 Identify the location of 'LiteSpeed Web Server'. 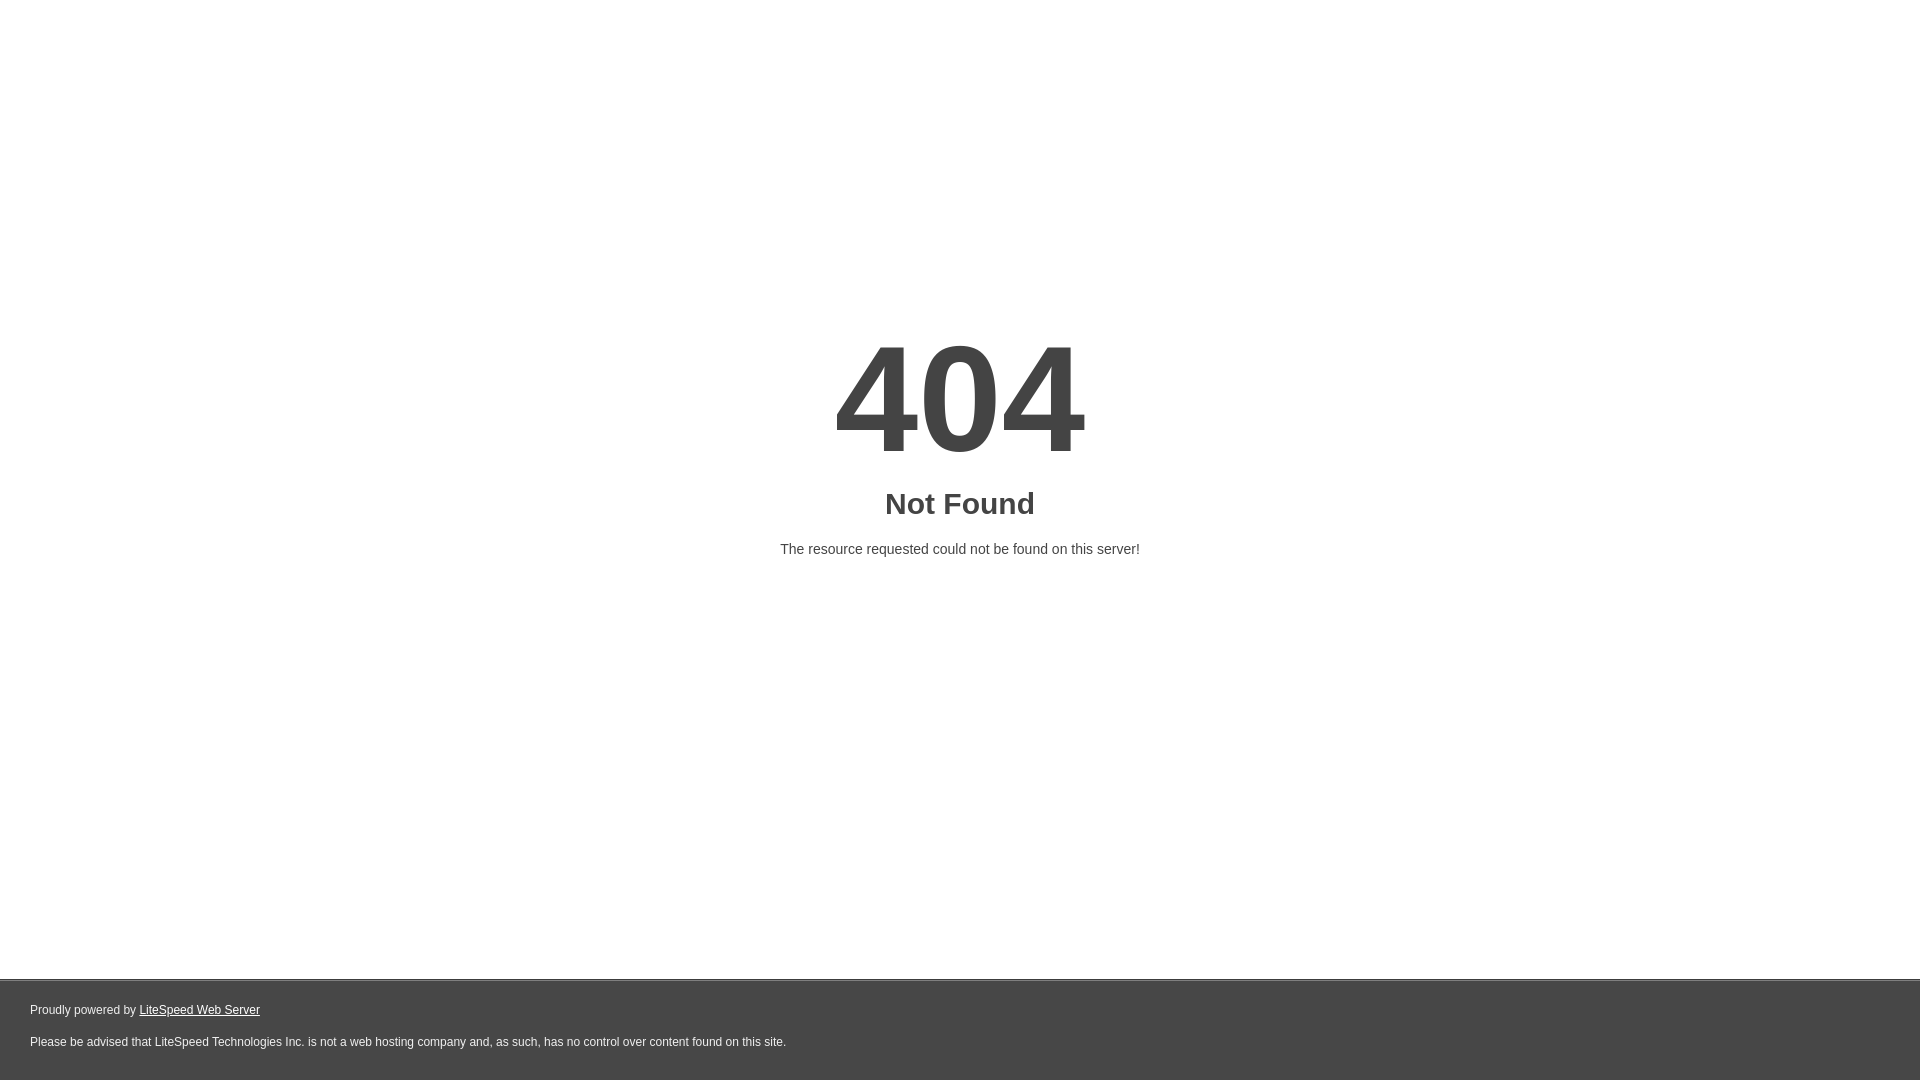
(199, 1010).